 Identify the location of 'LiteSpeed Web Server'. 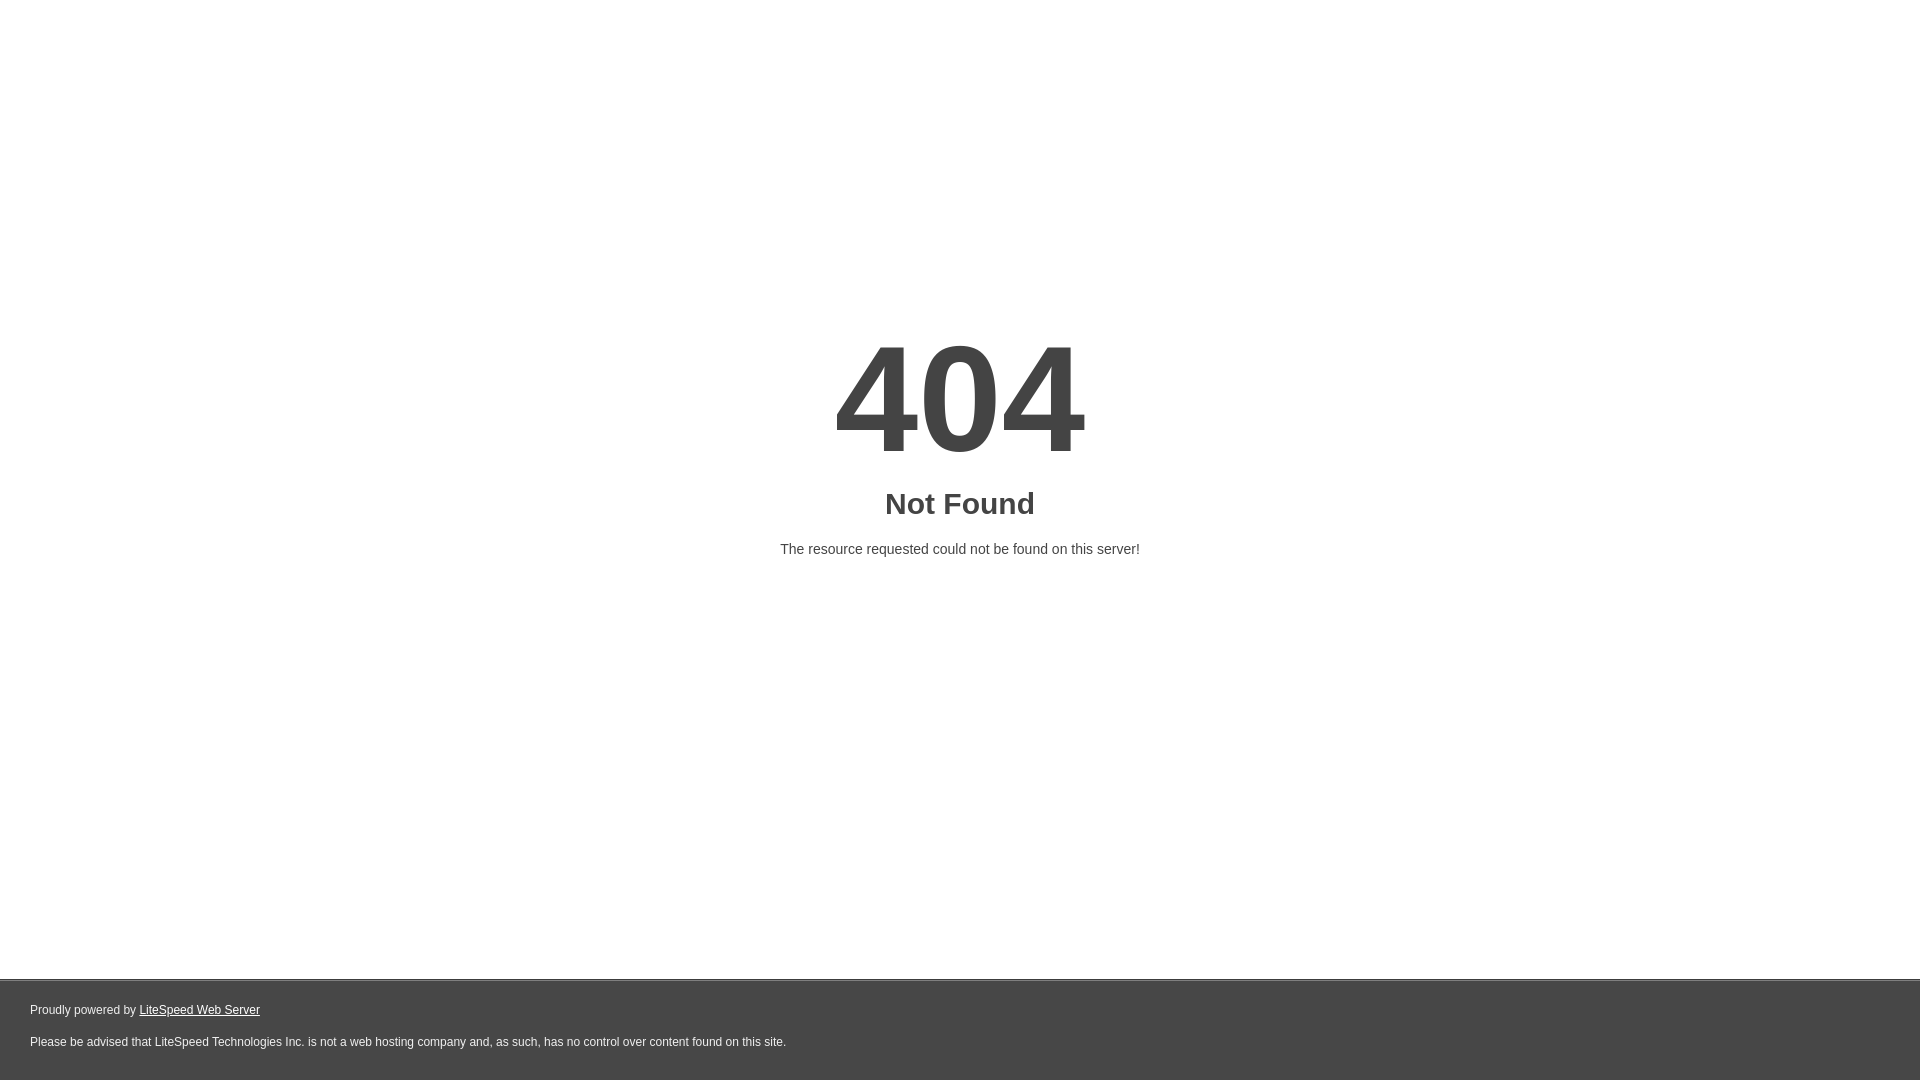
(199, 1010).